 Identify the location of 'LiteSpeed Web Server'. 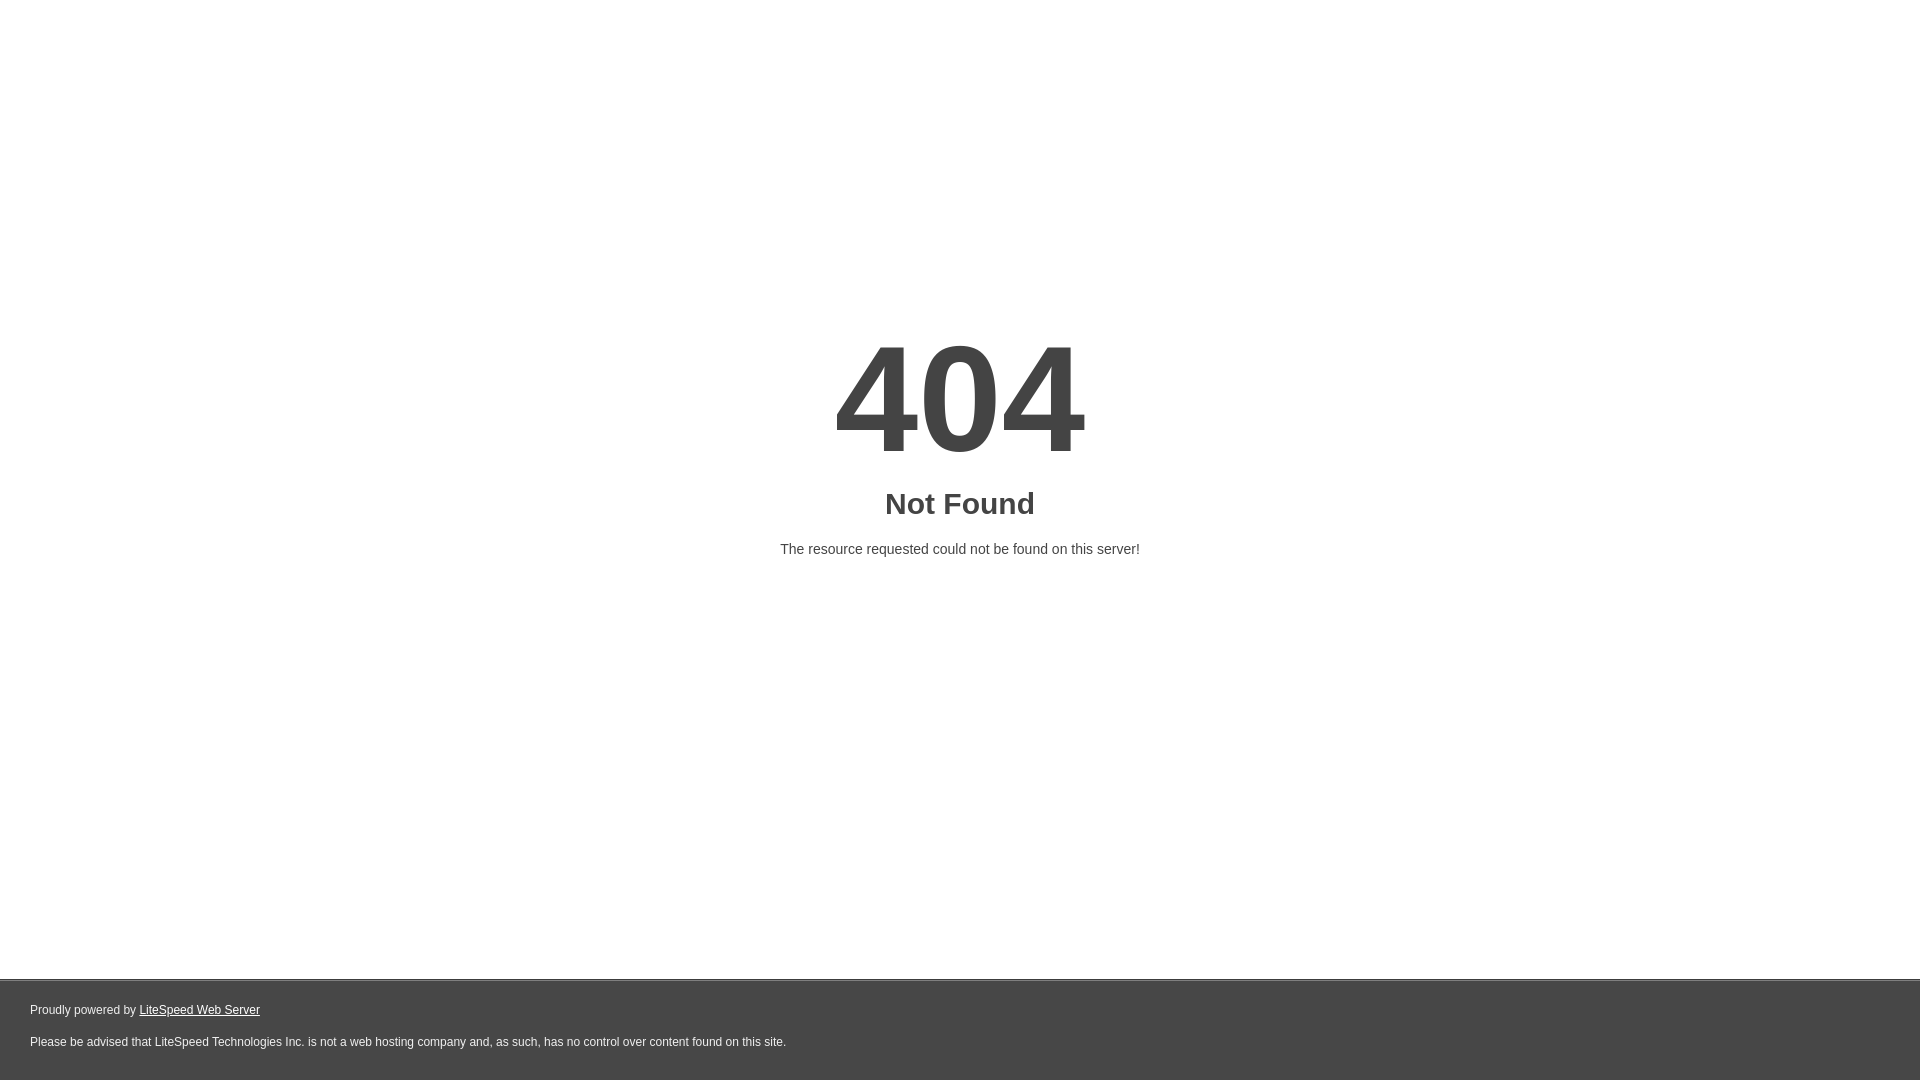
(199, 1010).